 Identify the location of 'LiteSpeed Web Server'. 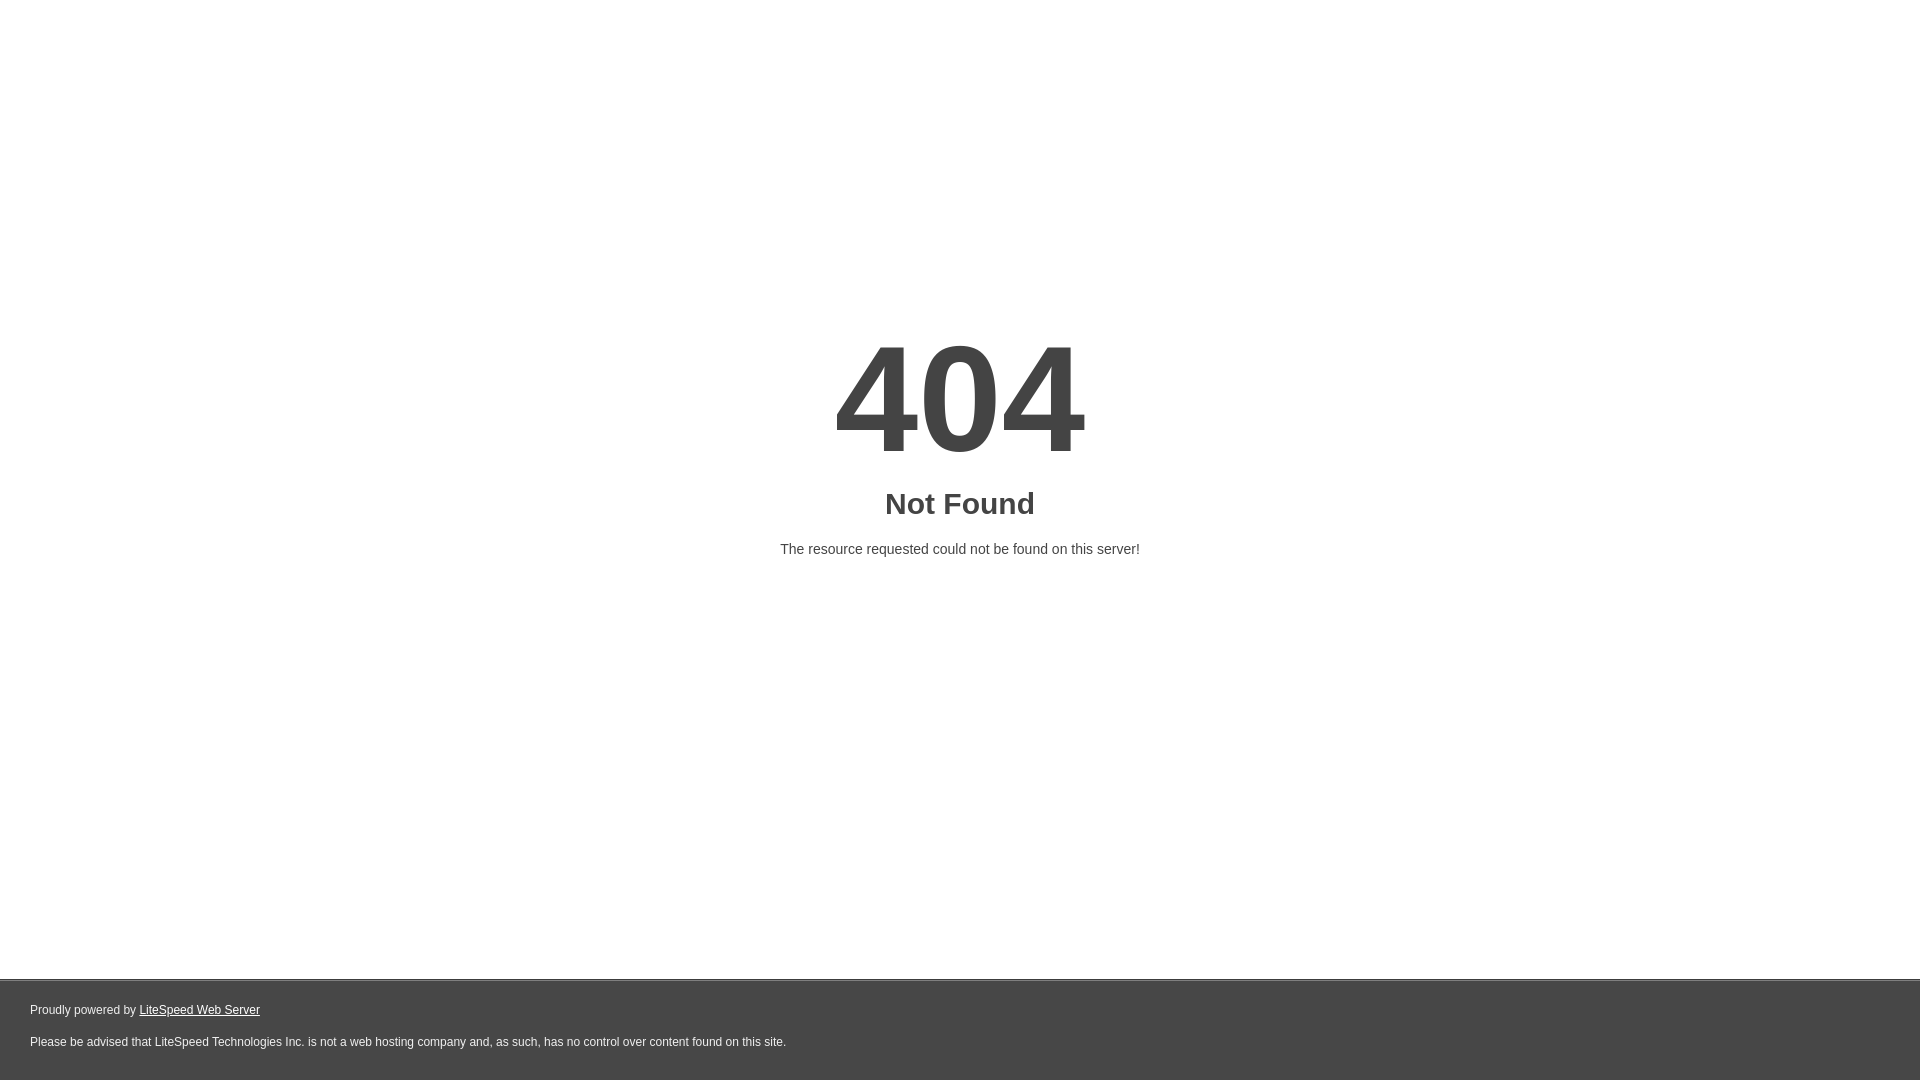
(199, 1010).